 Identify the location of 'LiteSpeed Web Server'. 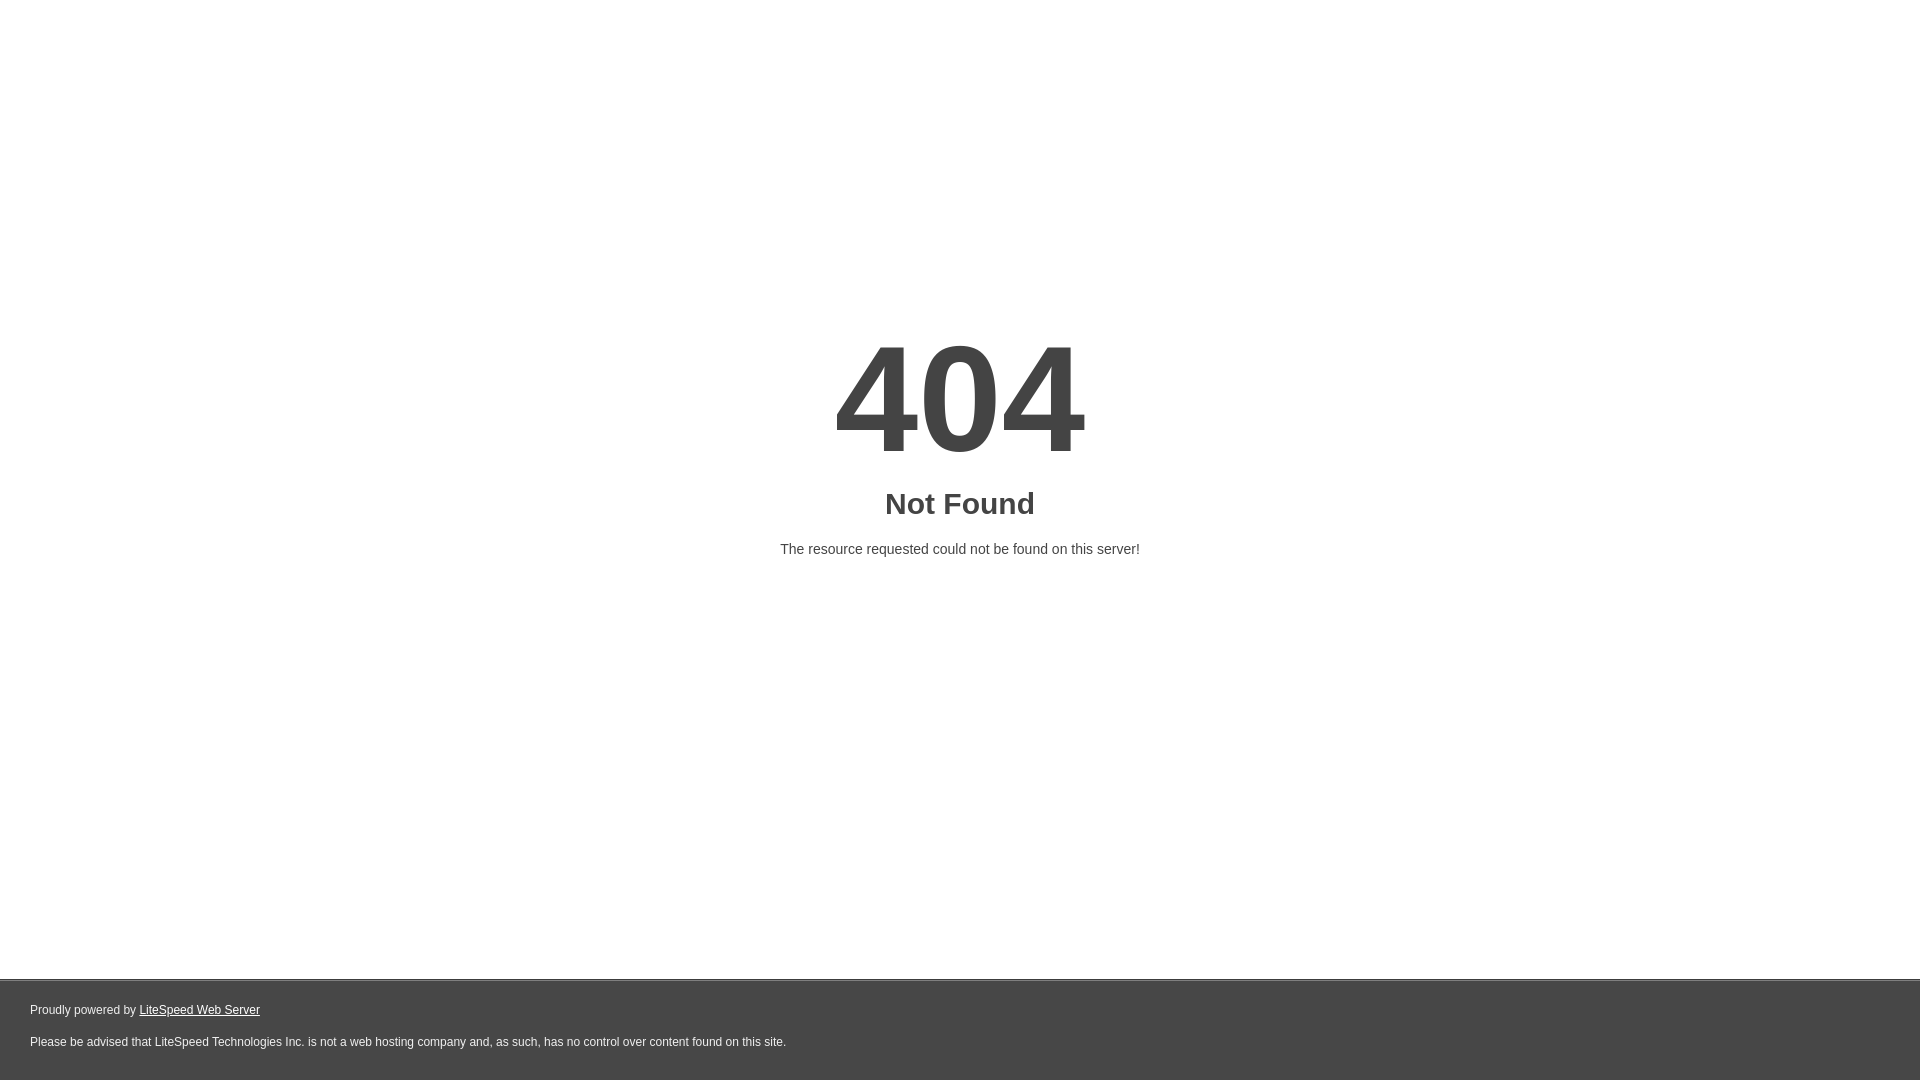
(199, 1010).